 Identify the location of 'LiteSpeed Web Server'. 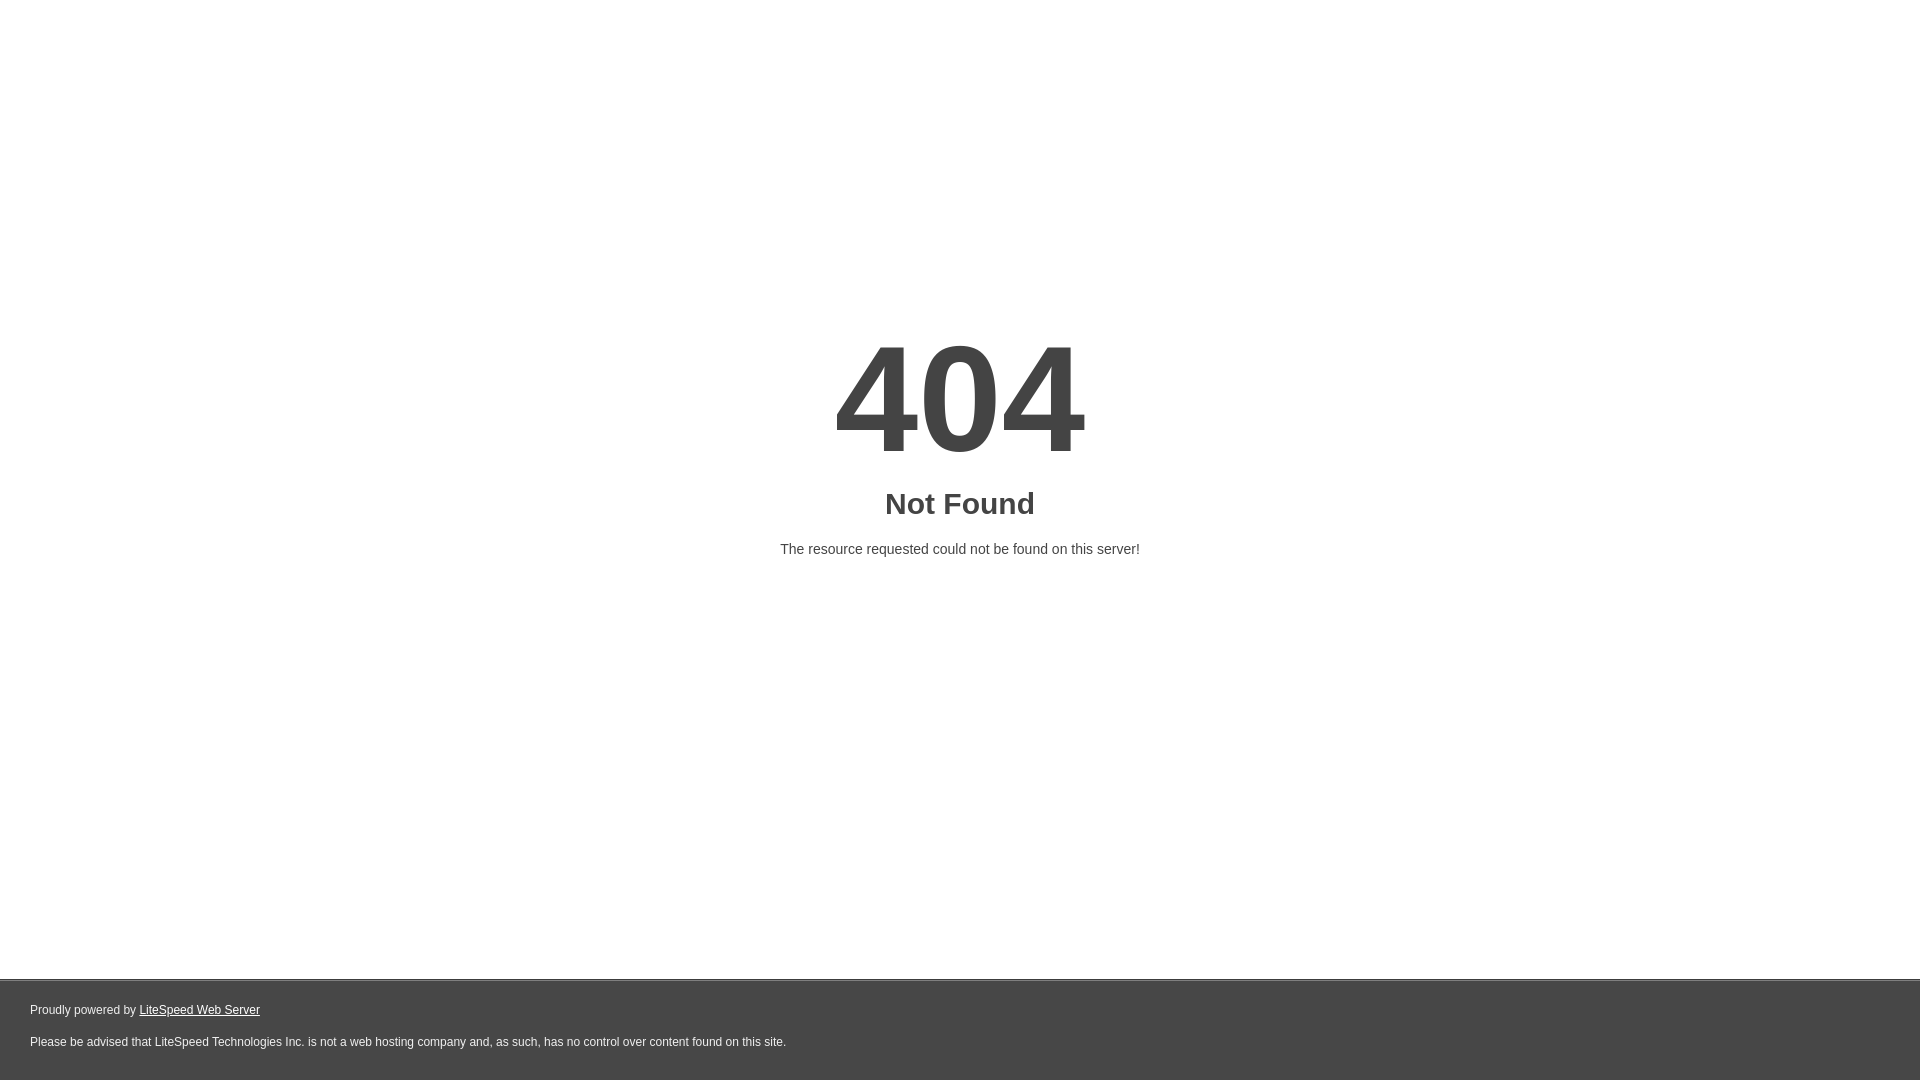
(199, 1010).